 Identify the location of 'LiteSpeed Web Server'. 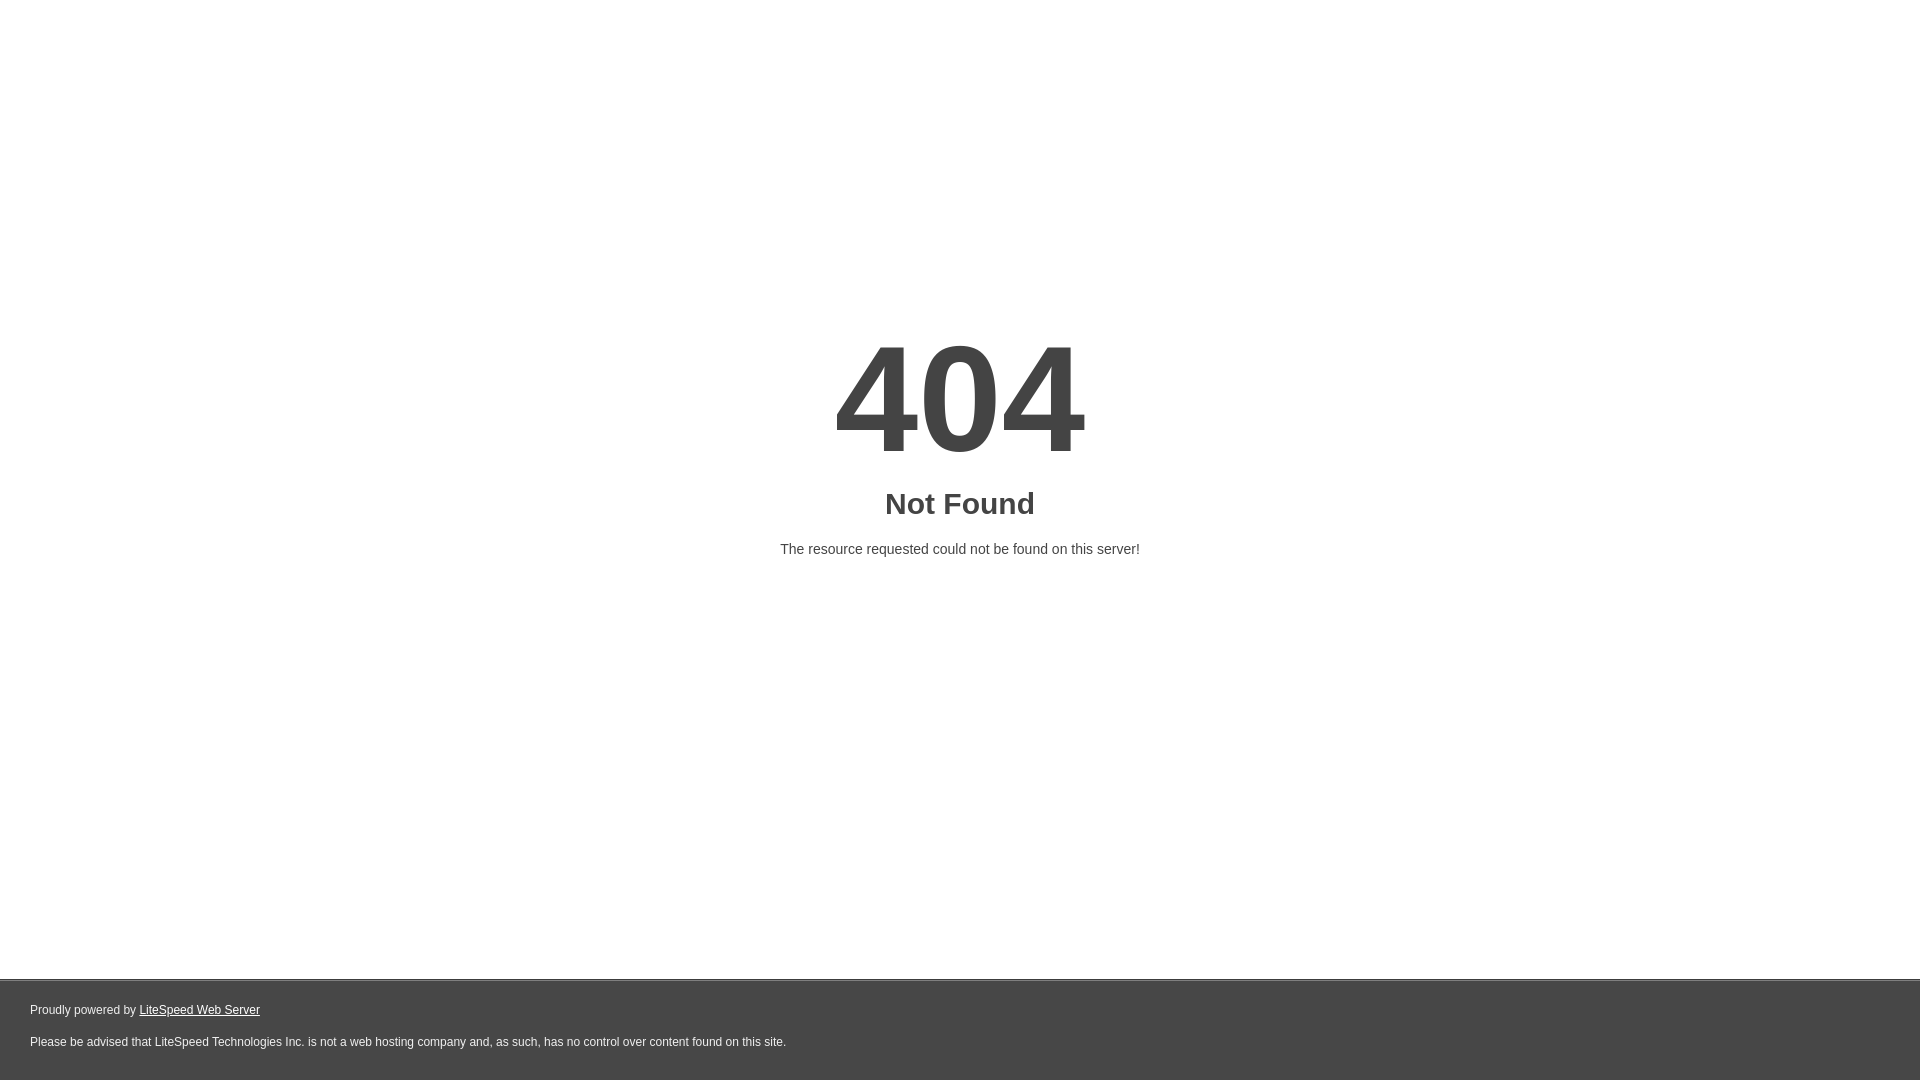
(199, 1010).